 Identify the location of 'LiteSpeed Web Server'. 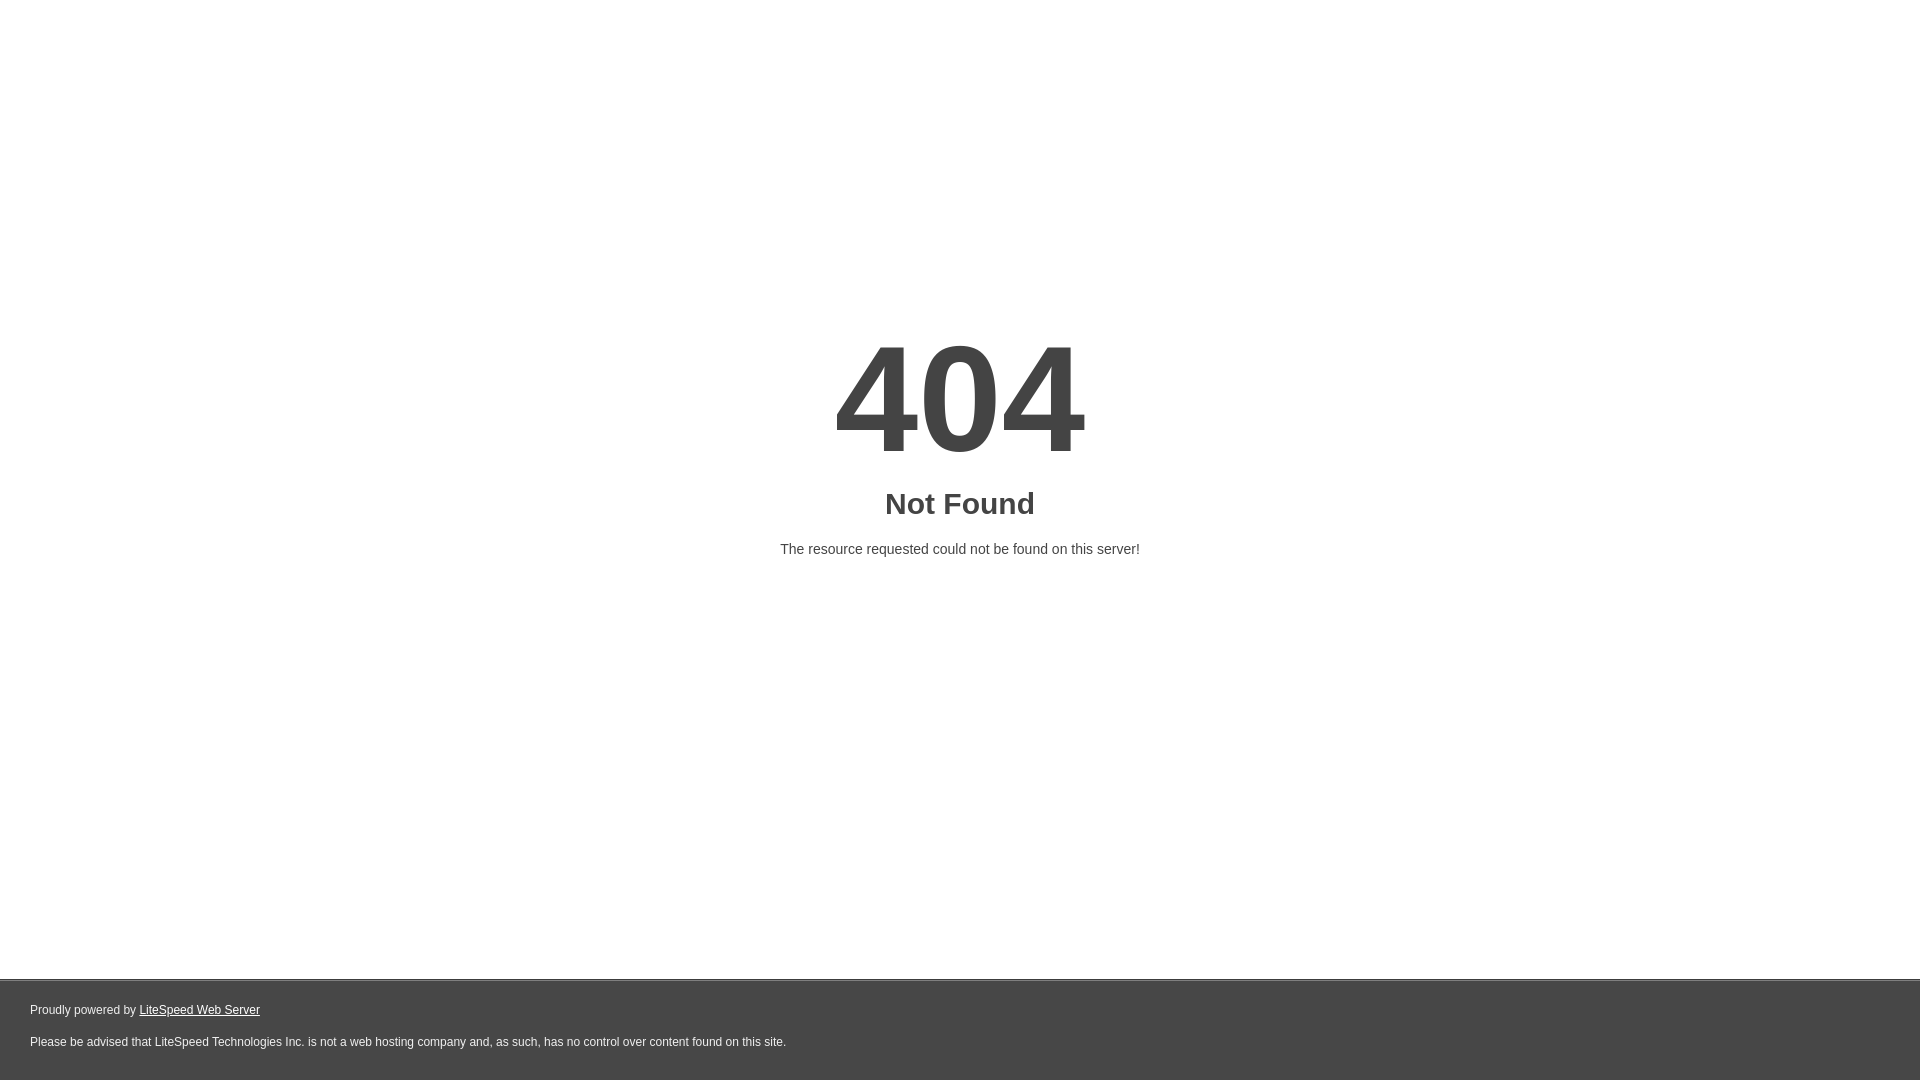
(199, 1010).